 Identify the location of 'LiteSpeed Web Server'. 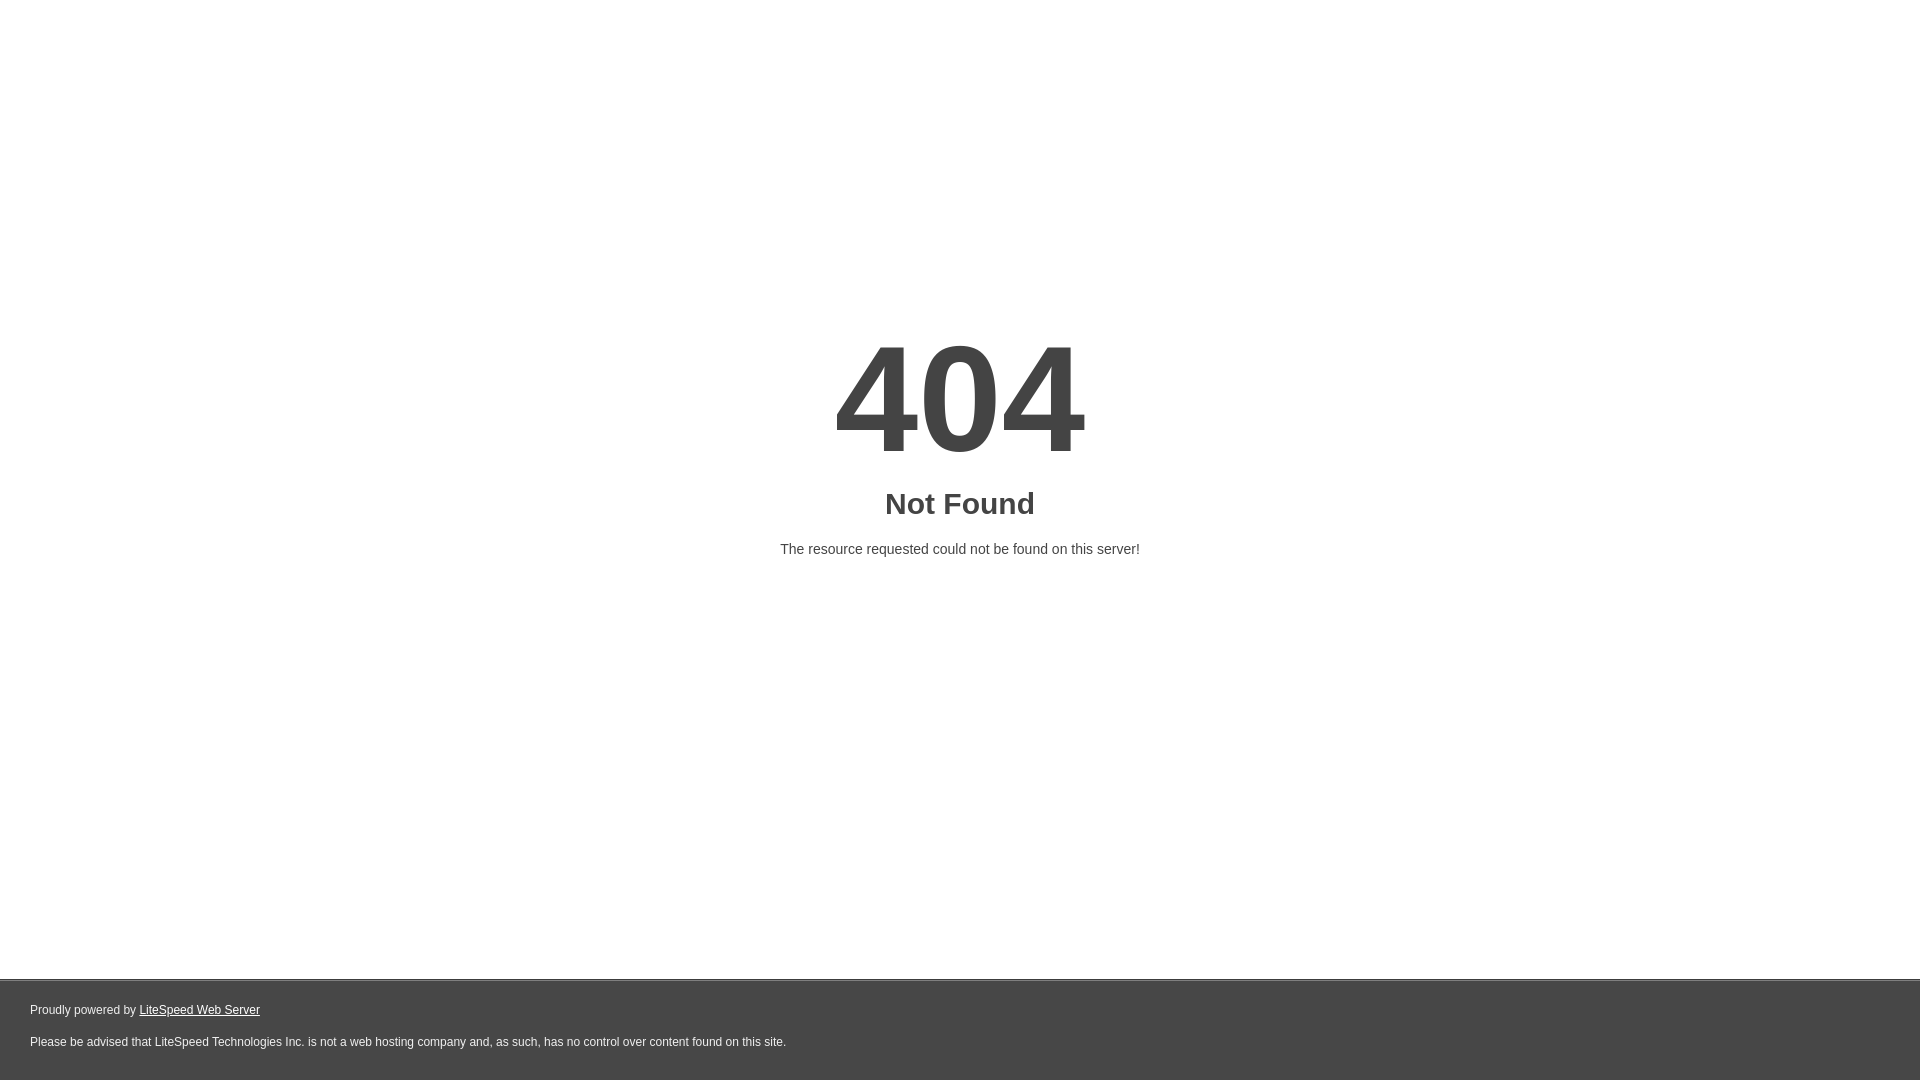
(199, 1010).